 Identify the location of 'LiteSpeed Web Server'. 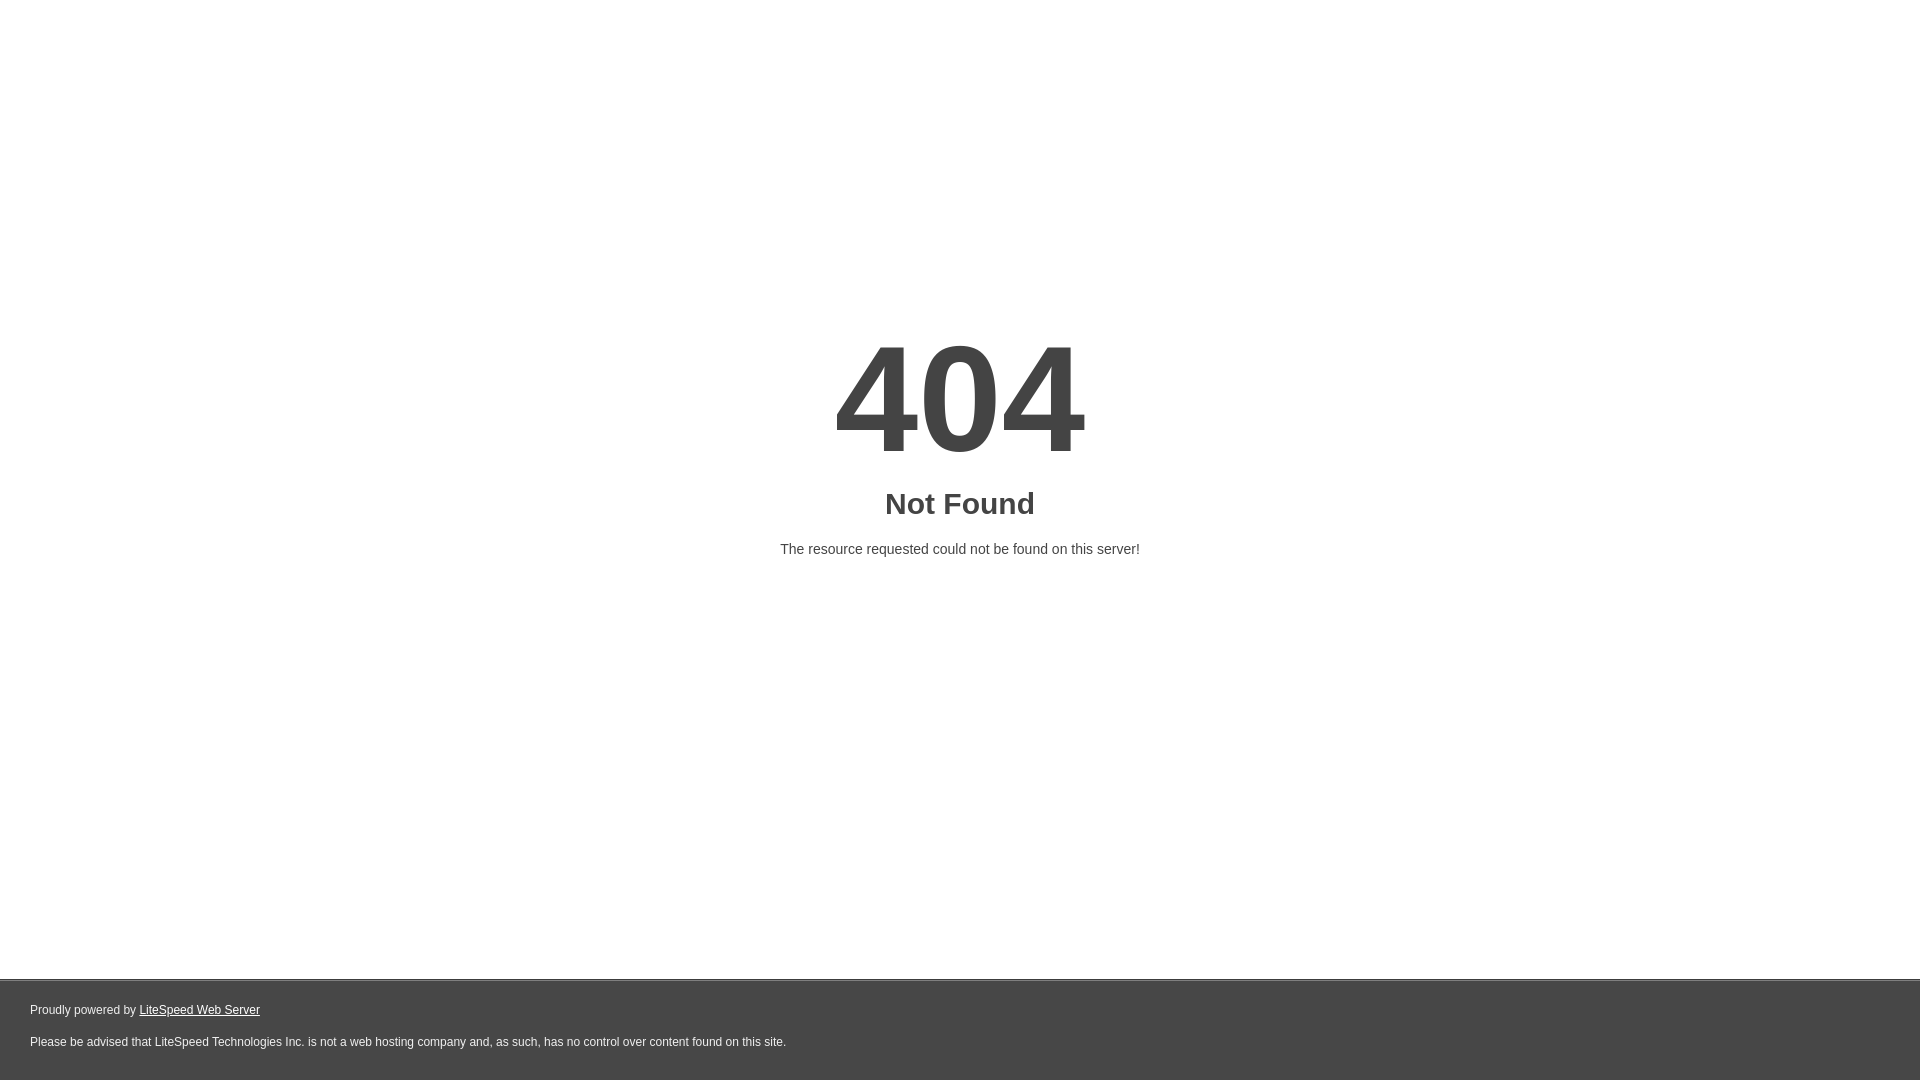
(199, 1010).